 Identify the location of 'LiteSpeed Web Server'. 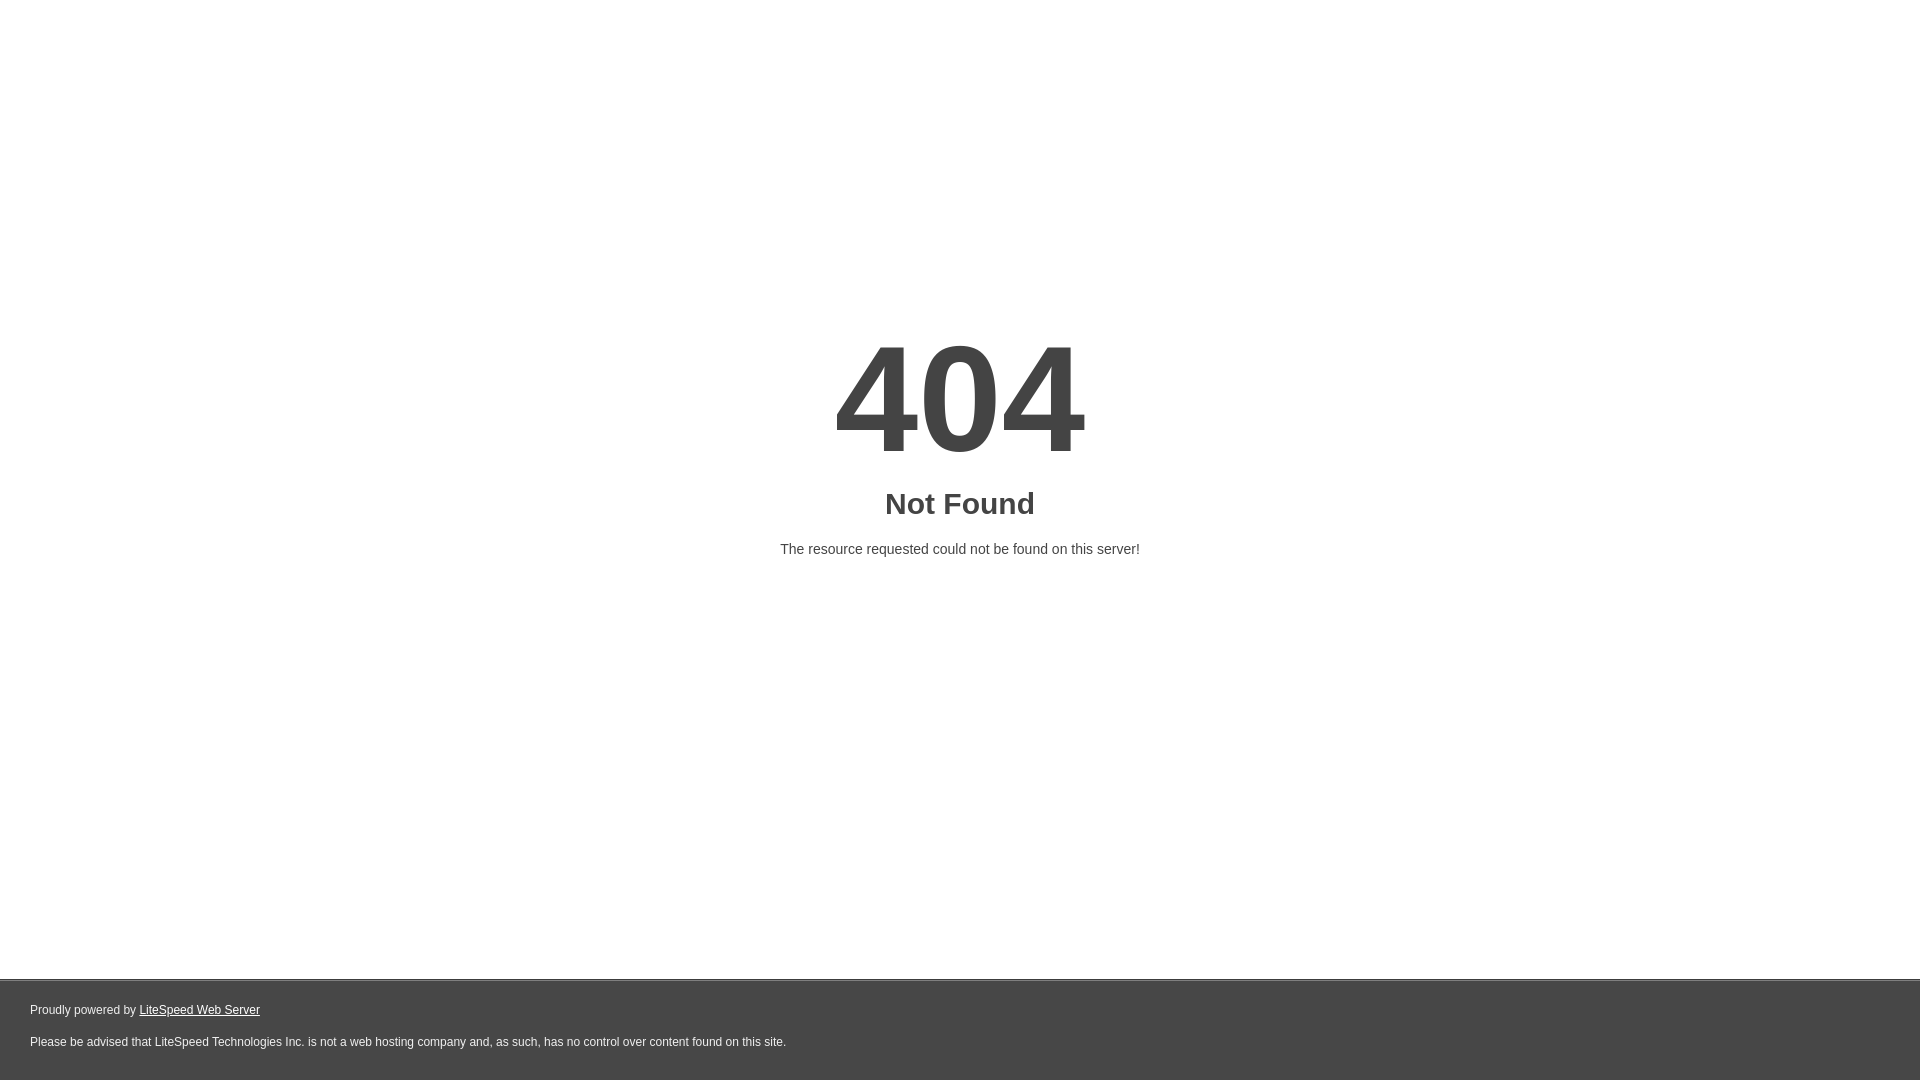
(199, 1010).